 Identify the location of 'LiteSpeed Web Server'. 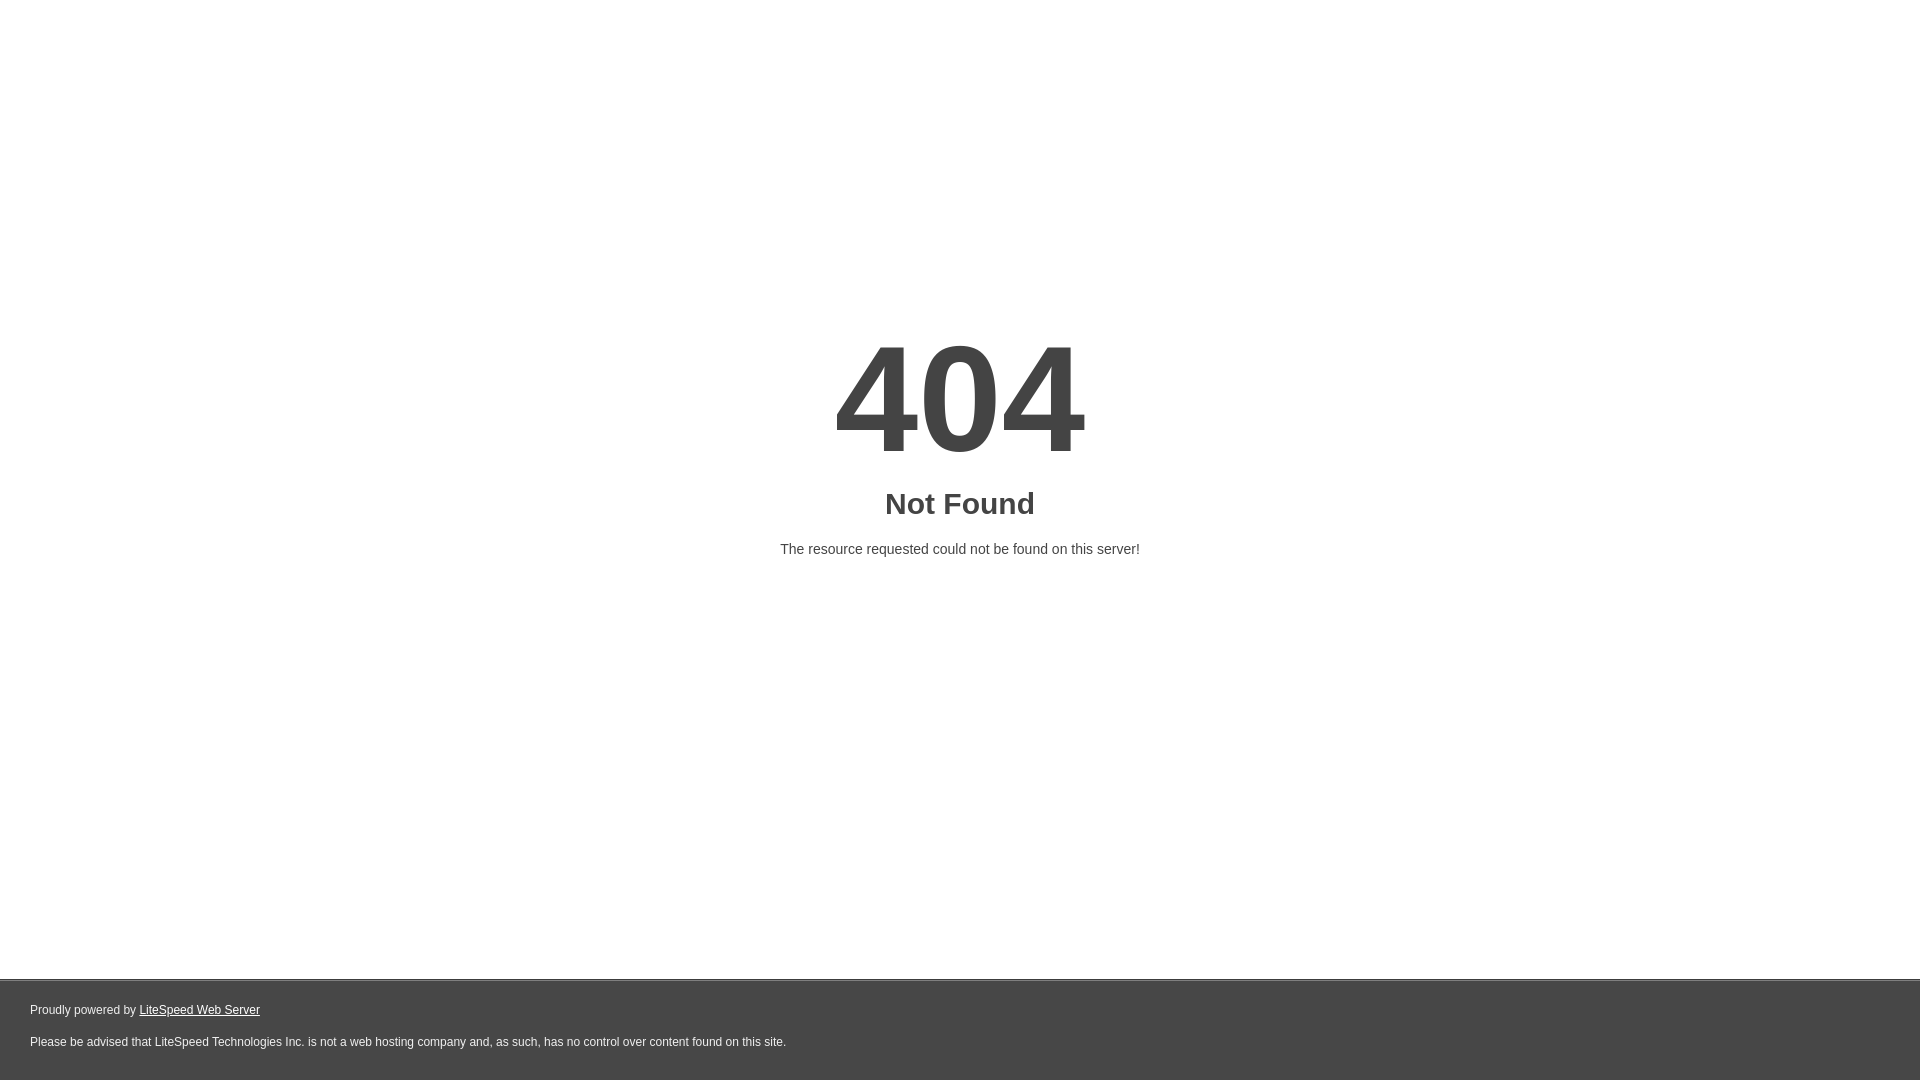
(199, 1010).